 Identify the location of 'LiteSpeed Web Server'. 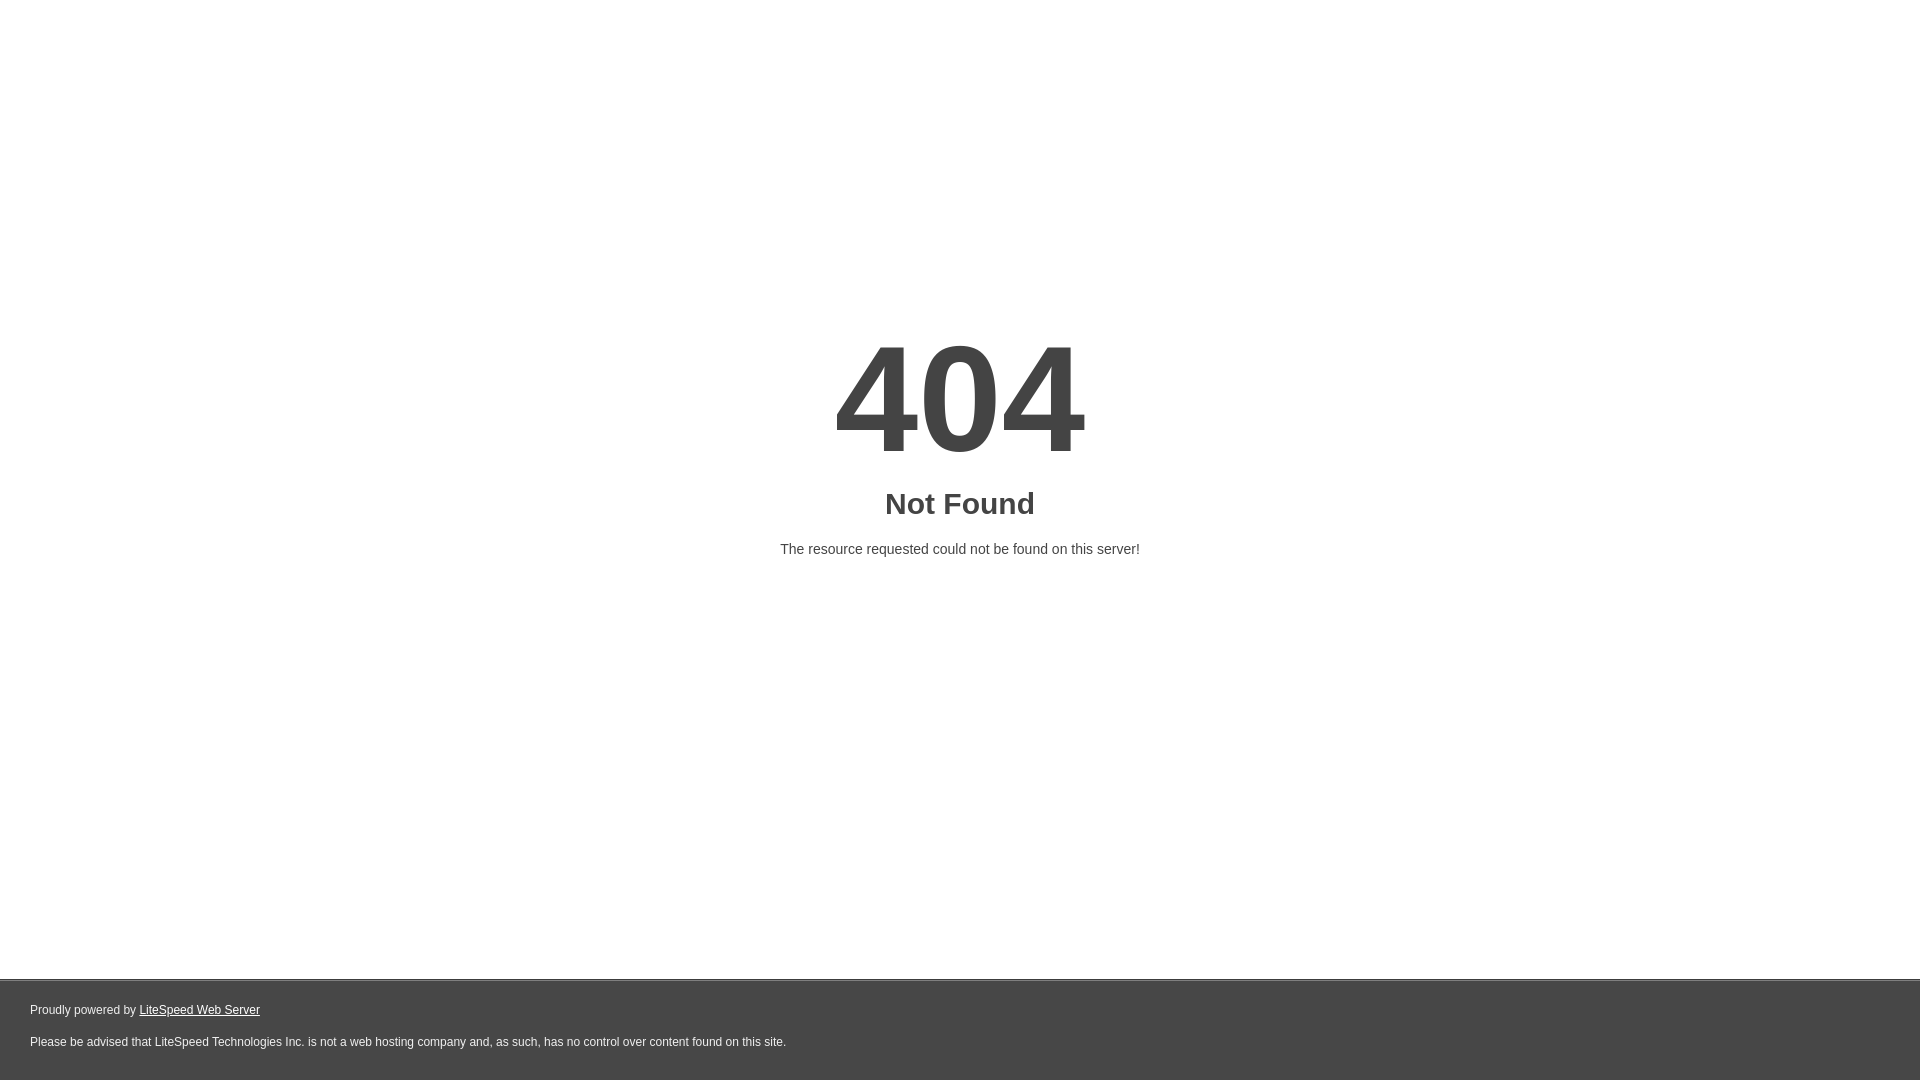
(199, 1010).